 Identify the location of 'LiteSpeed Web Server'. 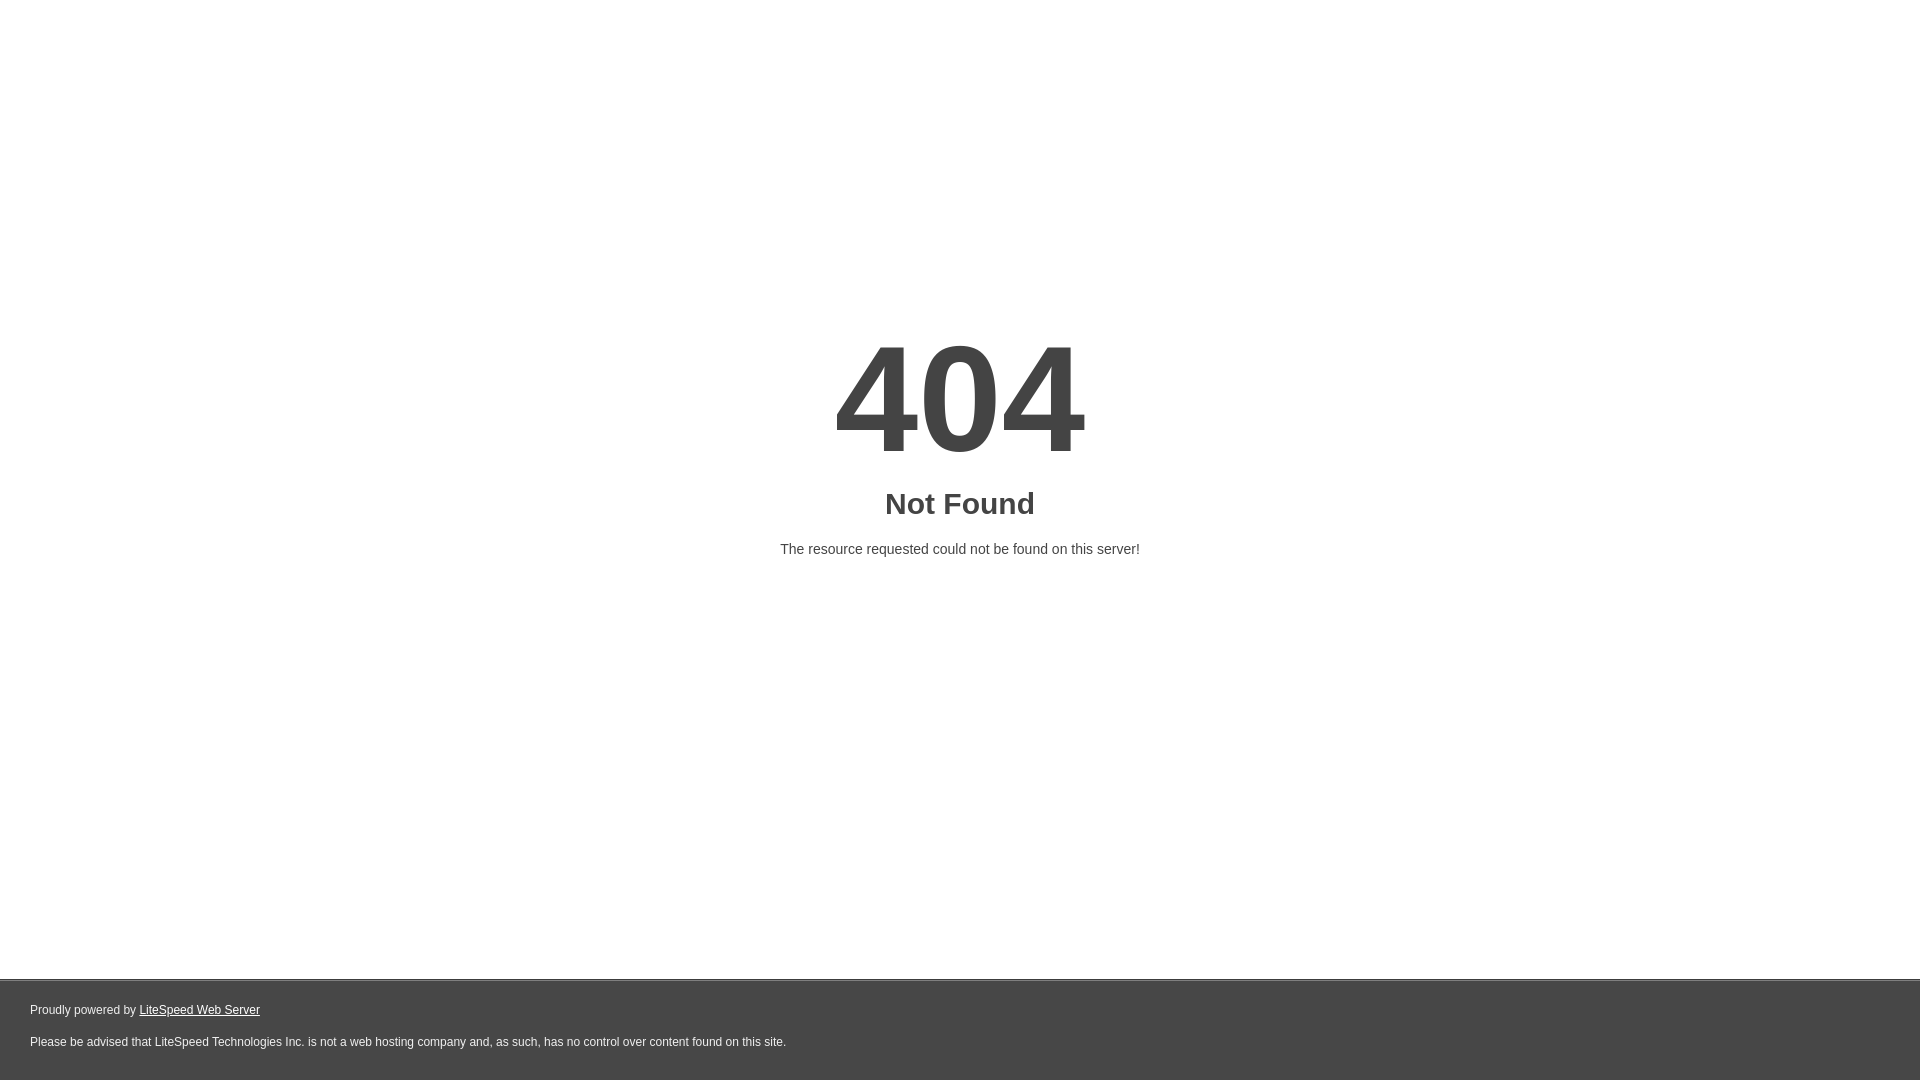
(199, 1010).